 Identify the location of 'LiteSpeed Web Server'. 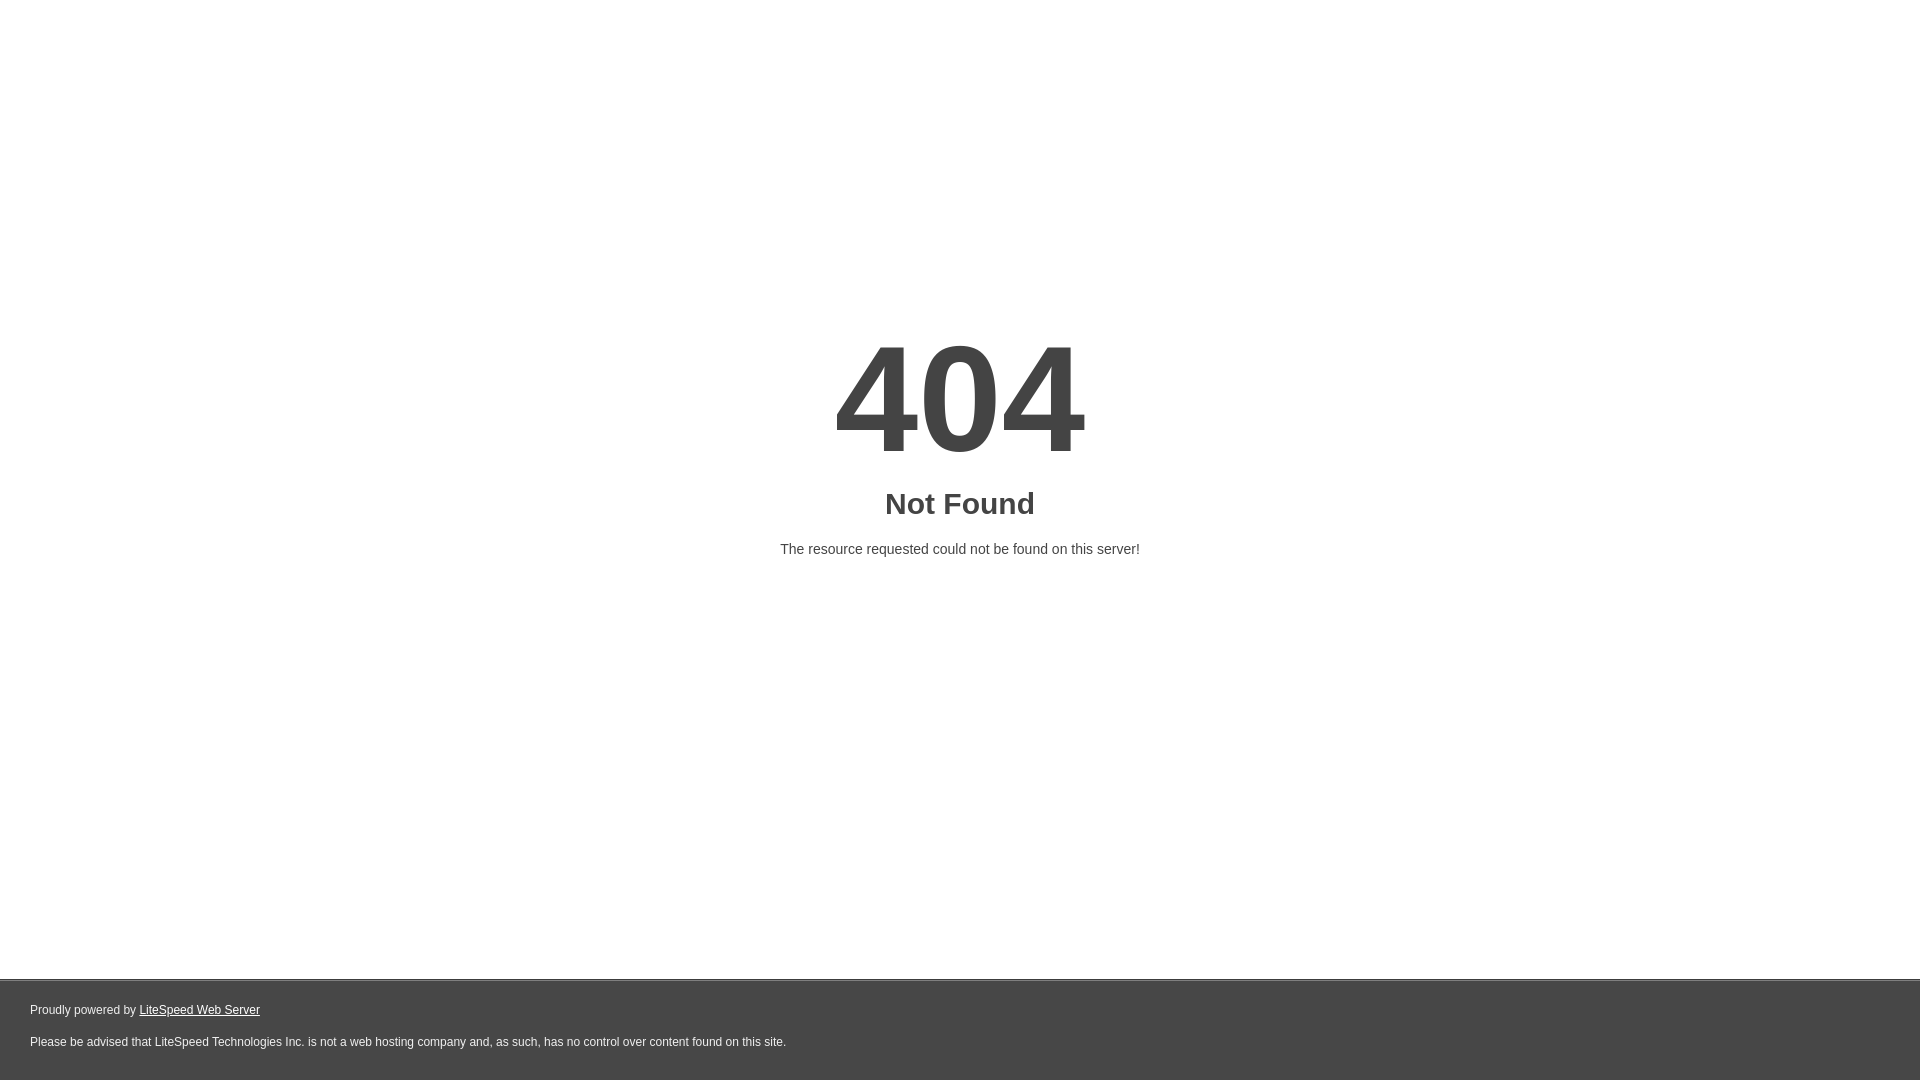
(199, 1010).